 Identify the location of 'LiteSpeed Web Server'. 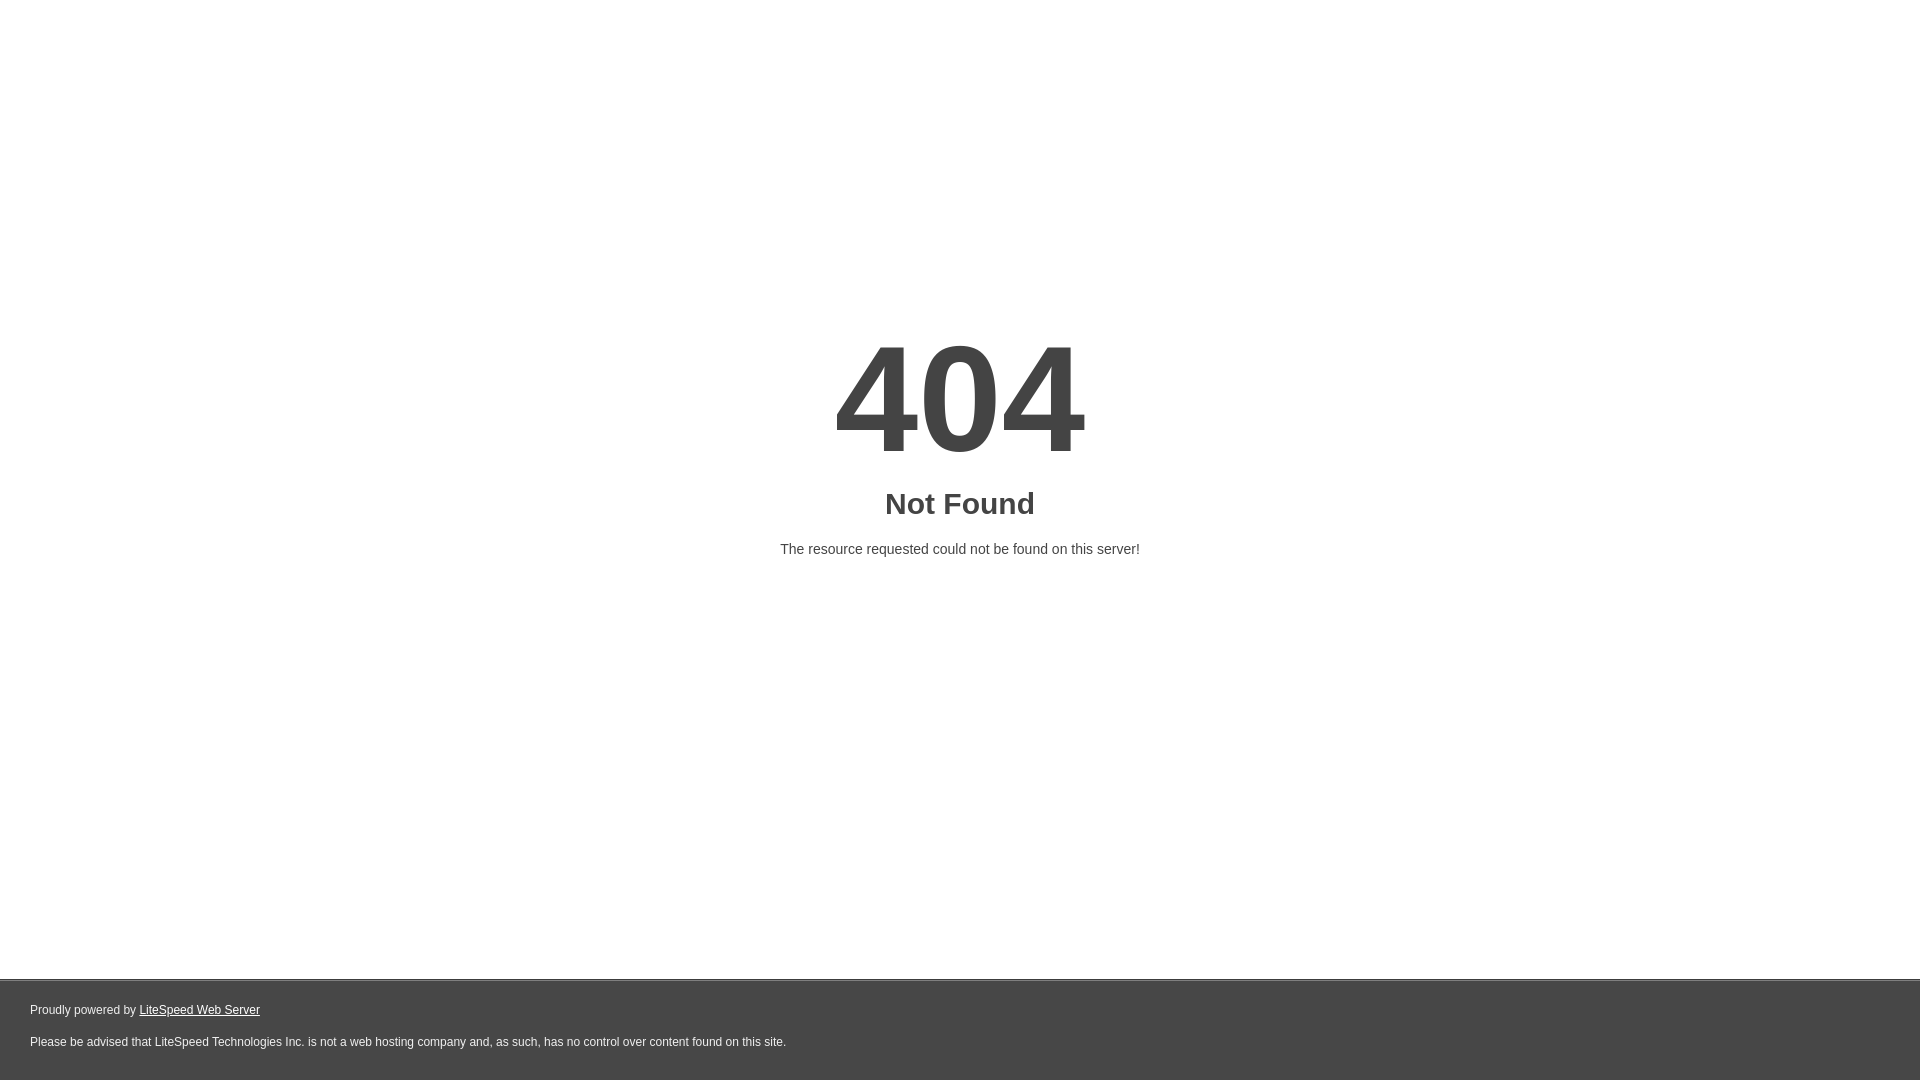
(199, 1010).